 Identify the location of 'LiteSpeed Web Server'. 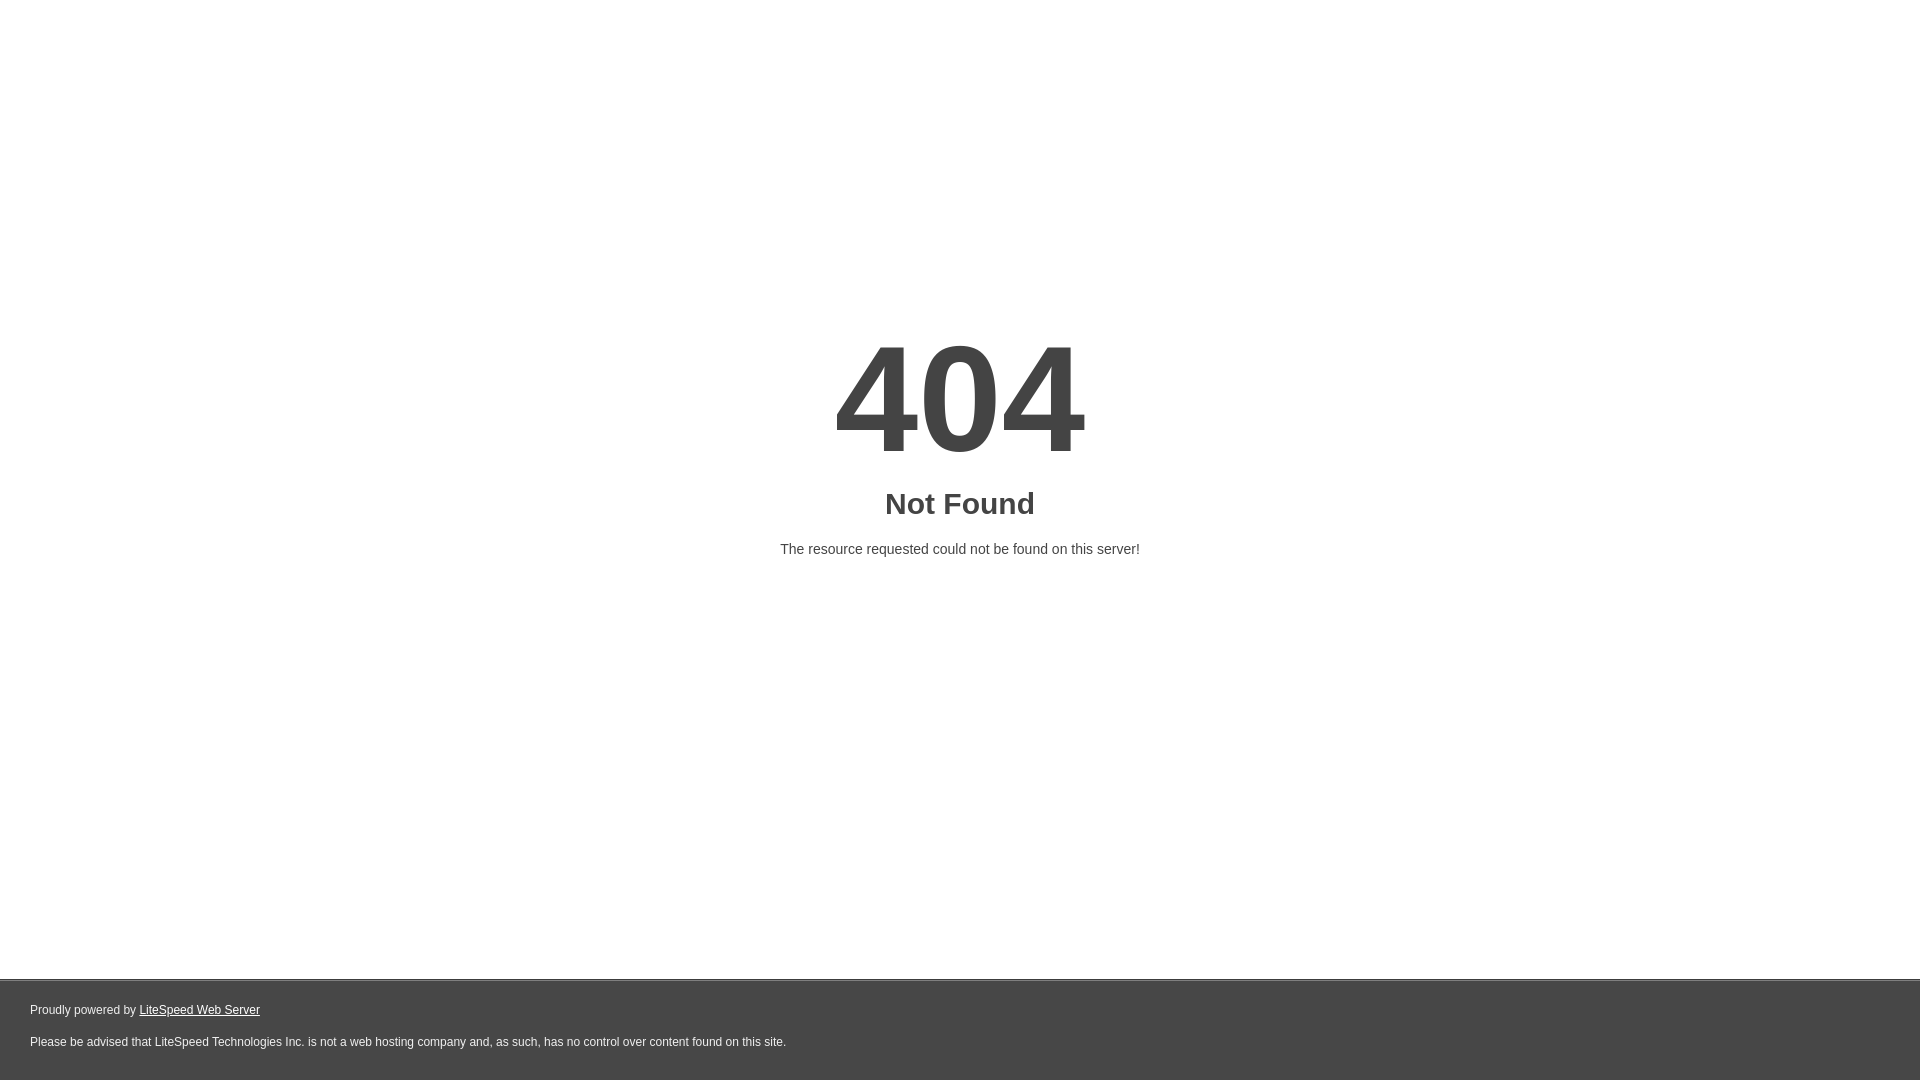
(199, 1010).